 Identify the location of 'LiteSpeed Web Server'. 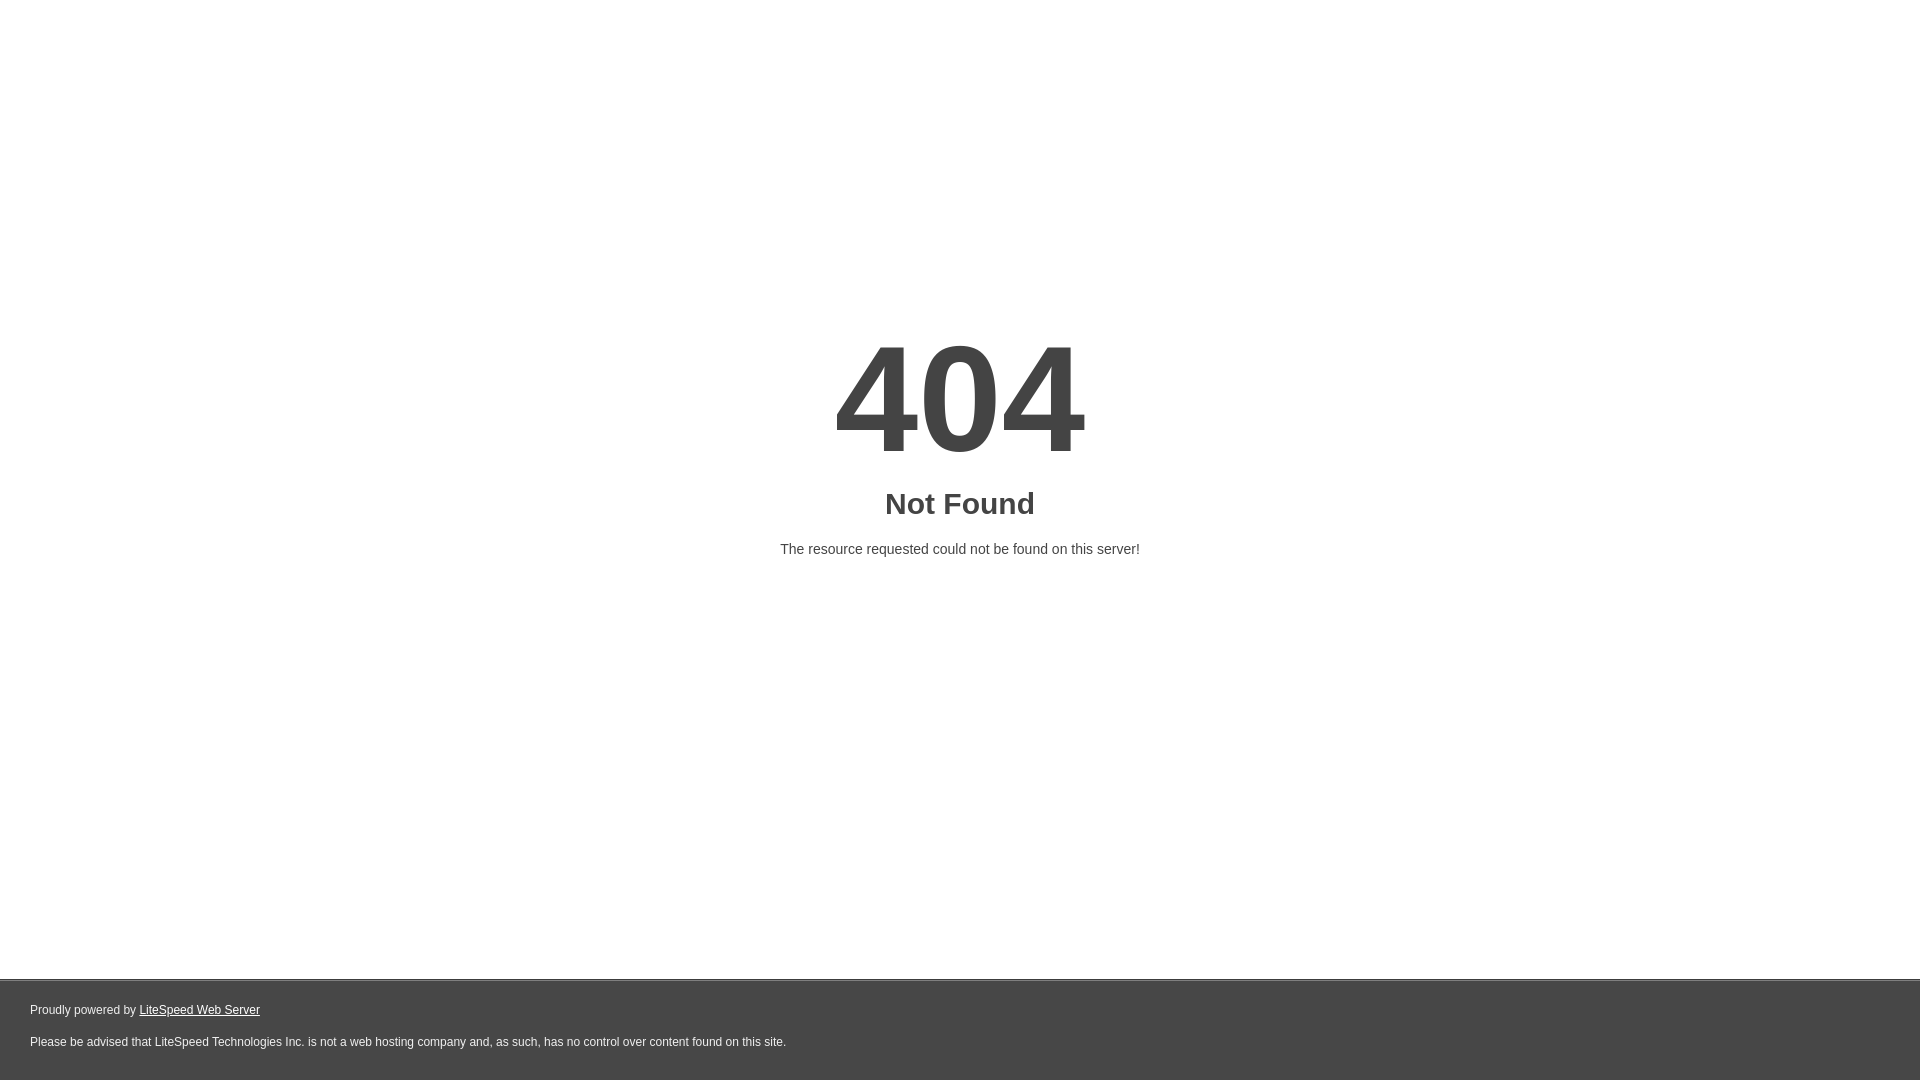
(199, 1010).